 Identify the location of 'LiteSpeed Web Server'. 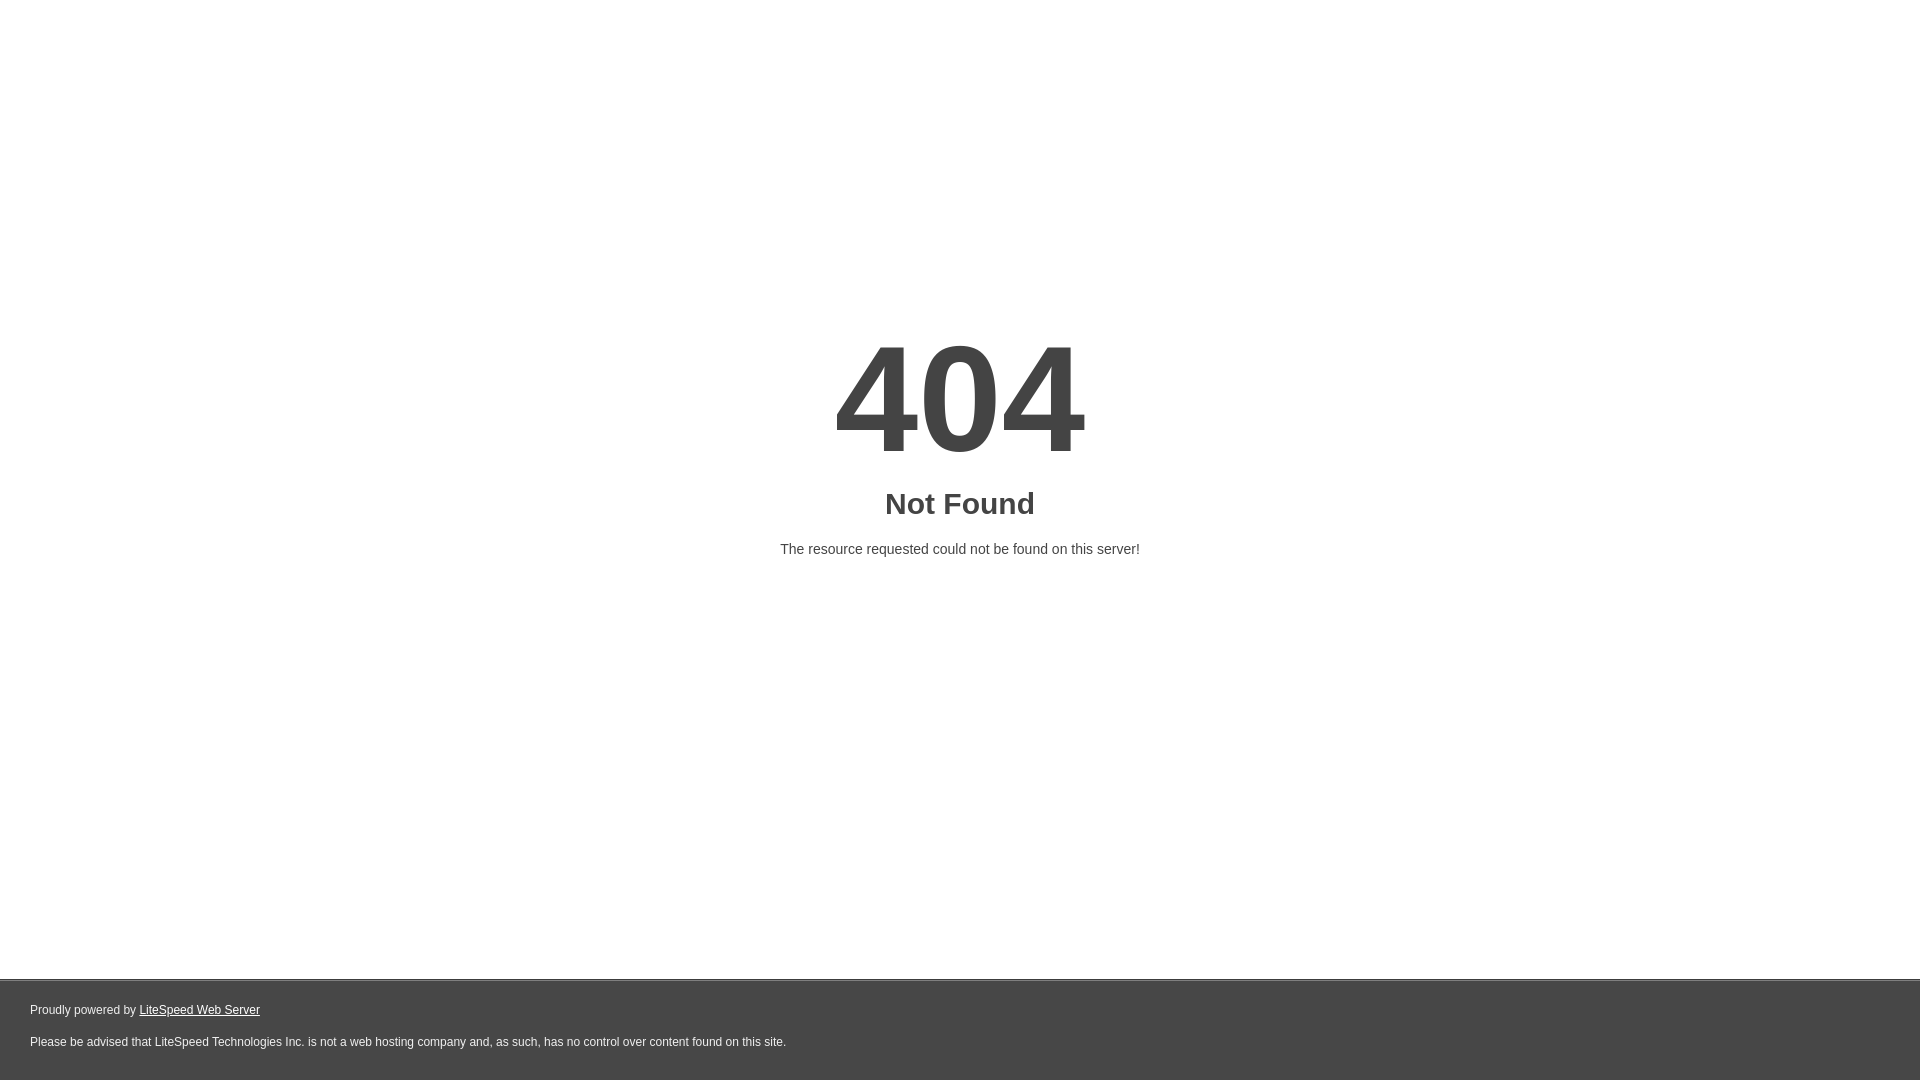
(199, 1010).